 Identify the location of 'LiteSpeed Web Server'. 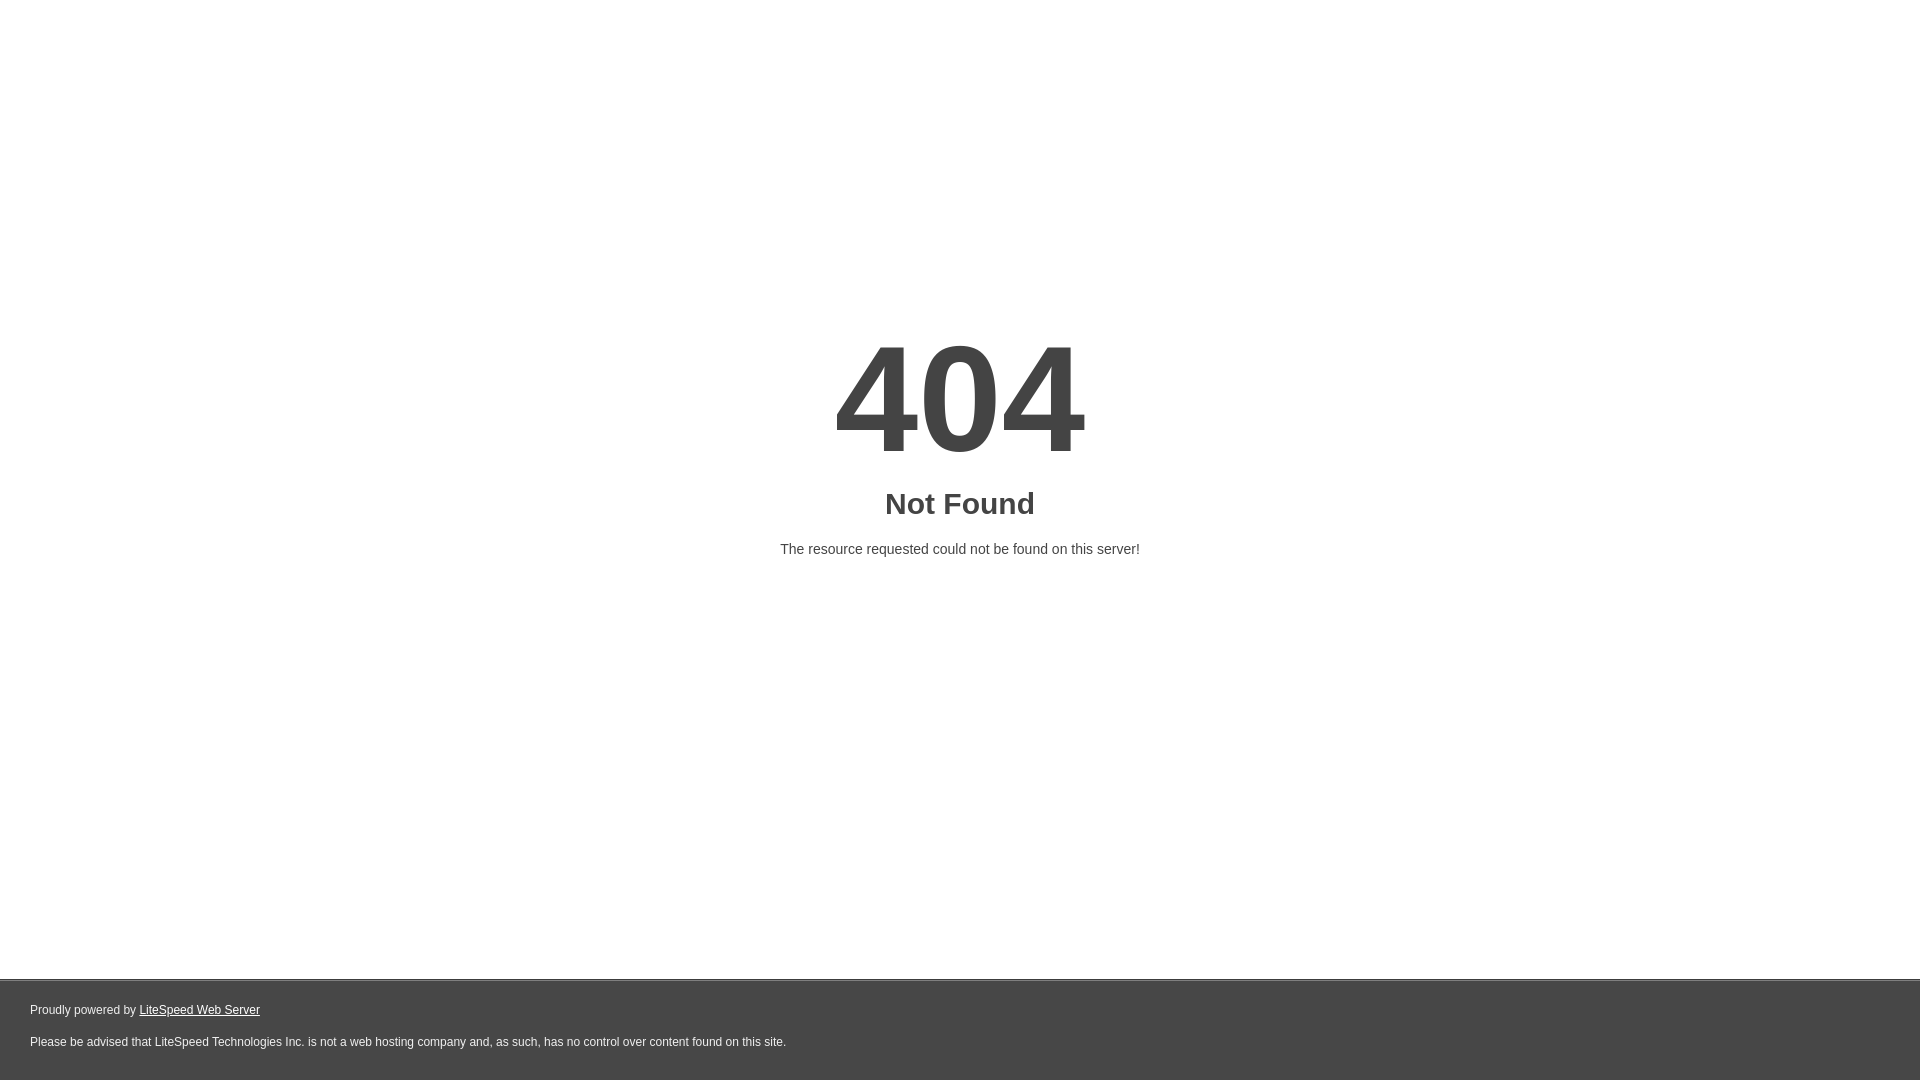
(199, 1010).